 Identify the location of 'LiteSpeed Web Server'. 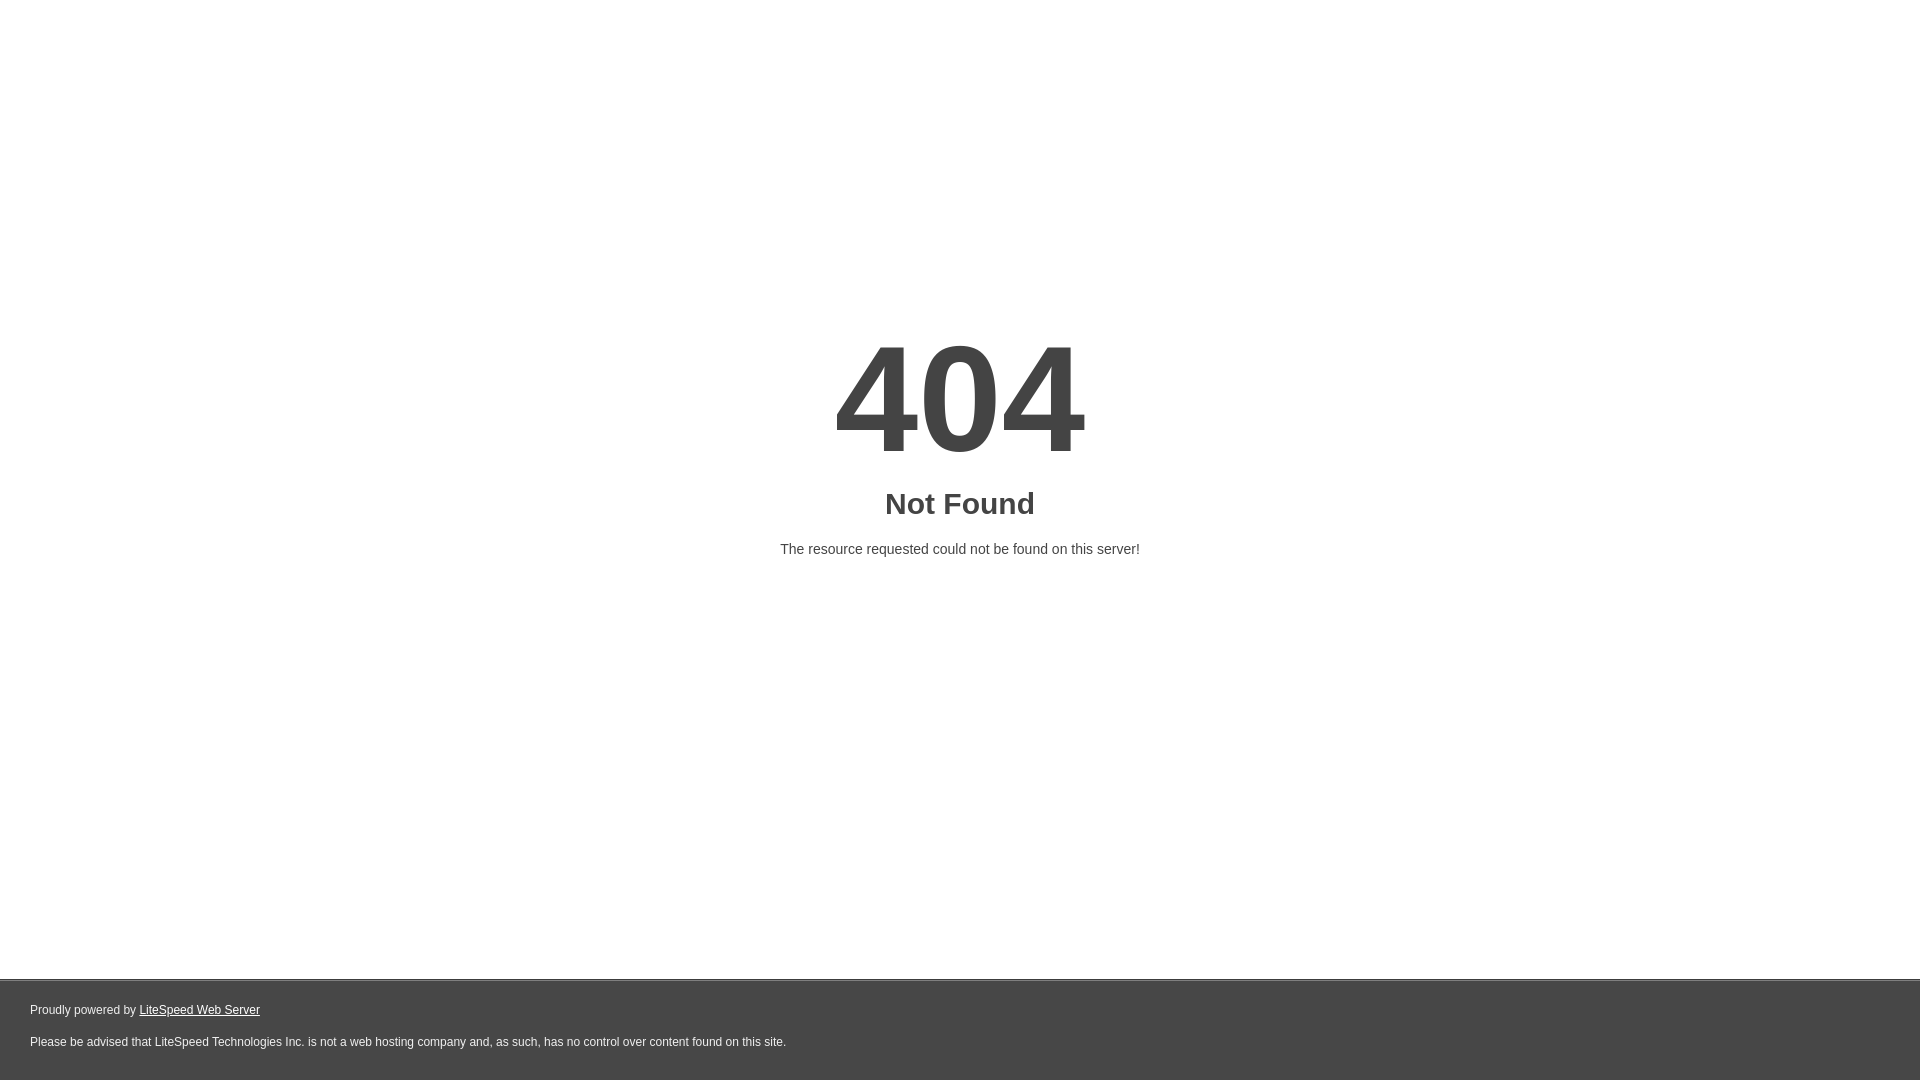
(199, 1010).